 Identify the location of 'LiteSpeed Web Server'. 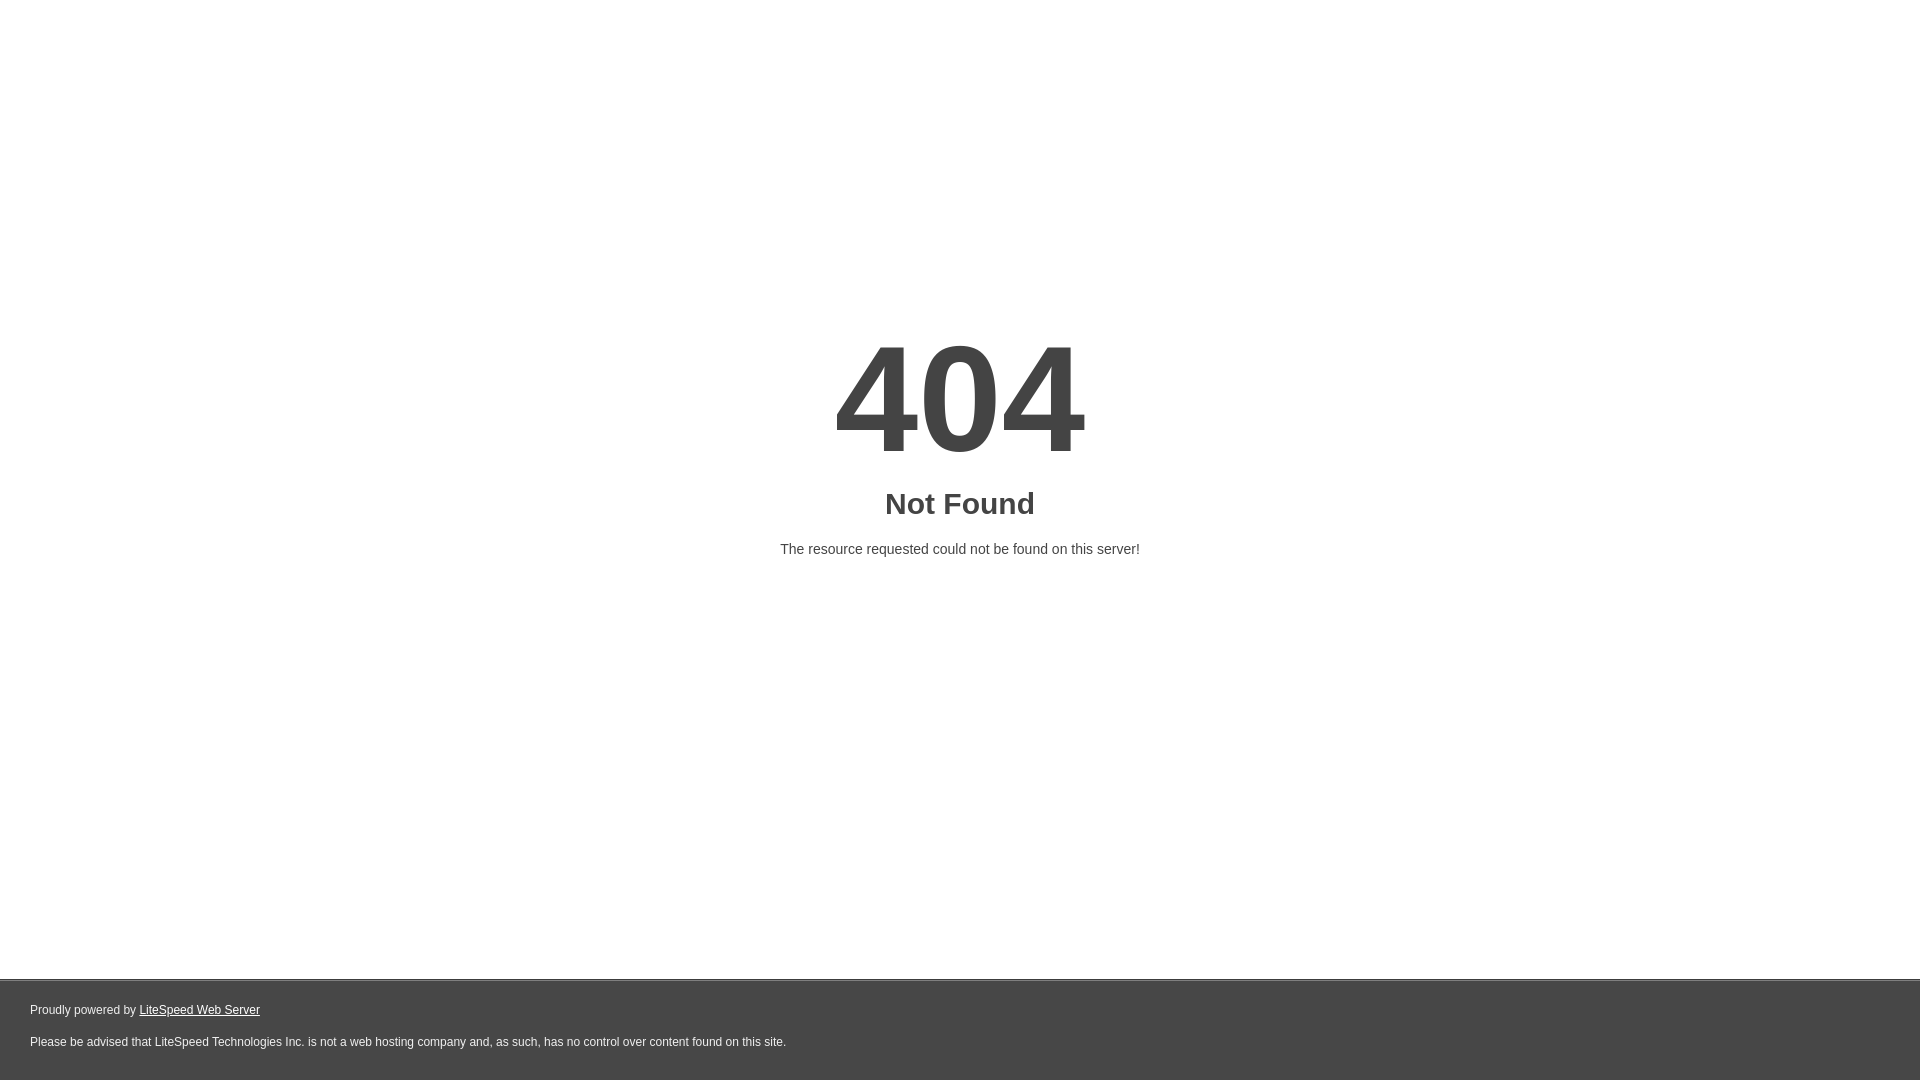
(199, 1010).